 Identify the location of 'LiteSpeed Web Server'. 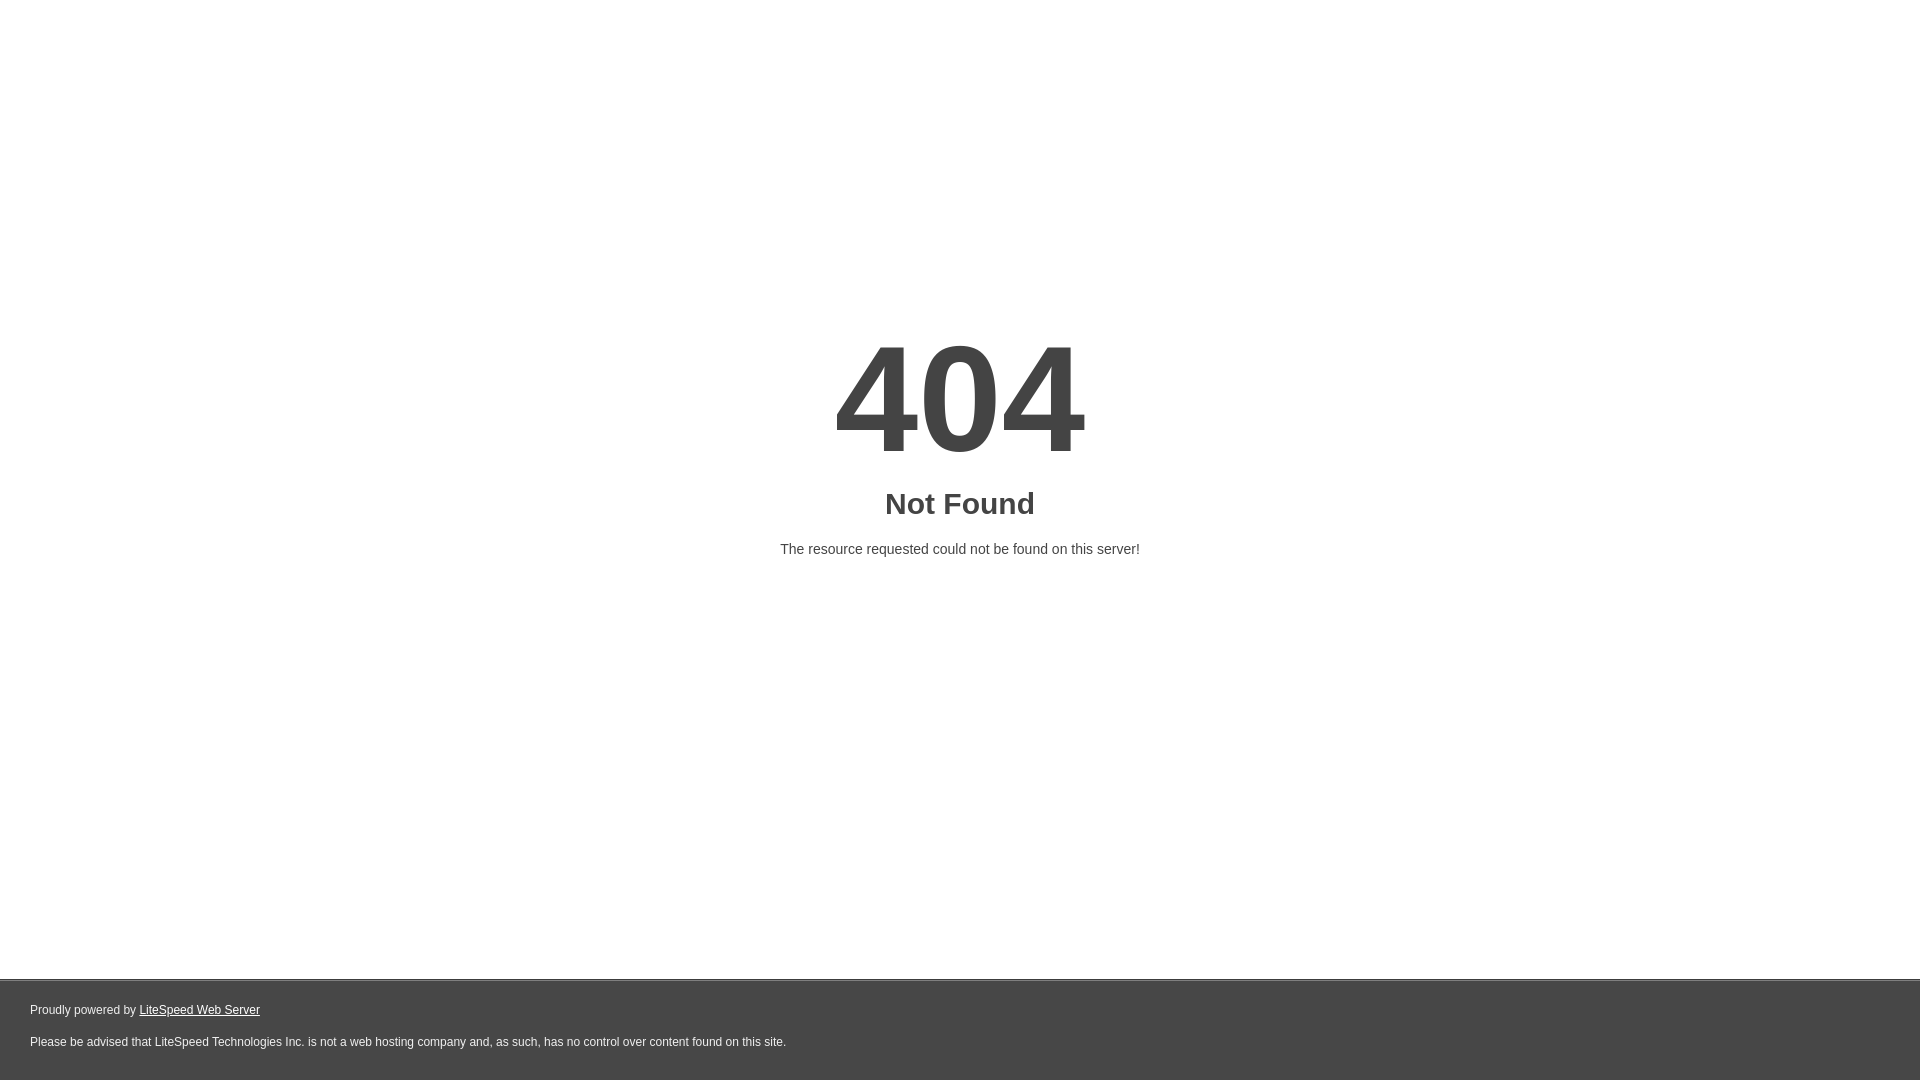
(199, 1010).